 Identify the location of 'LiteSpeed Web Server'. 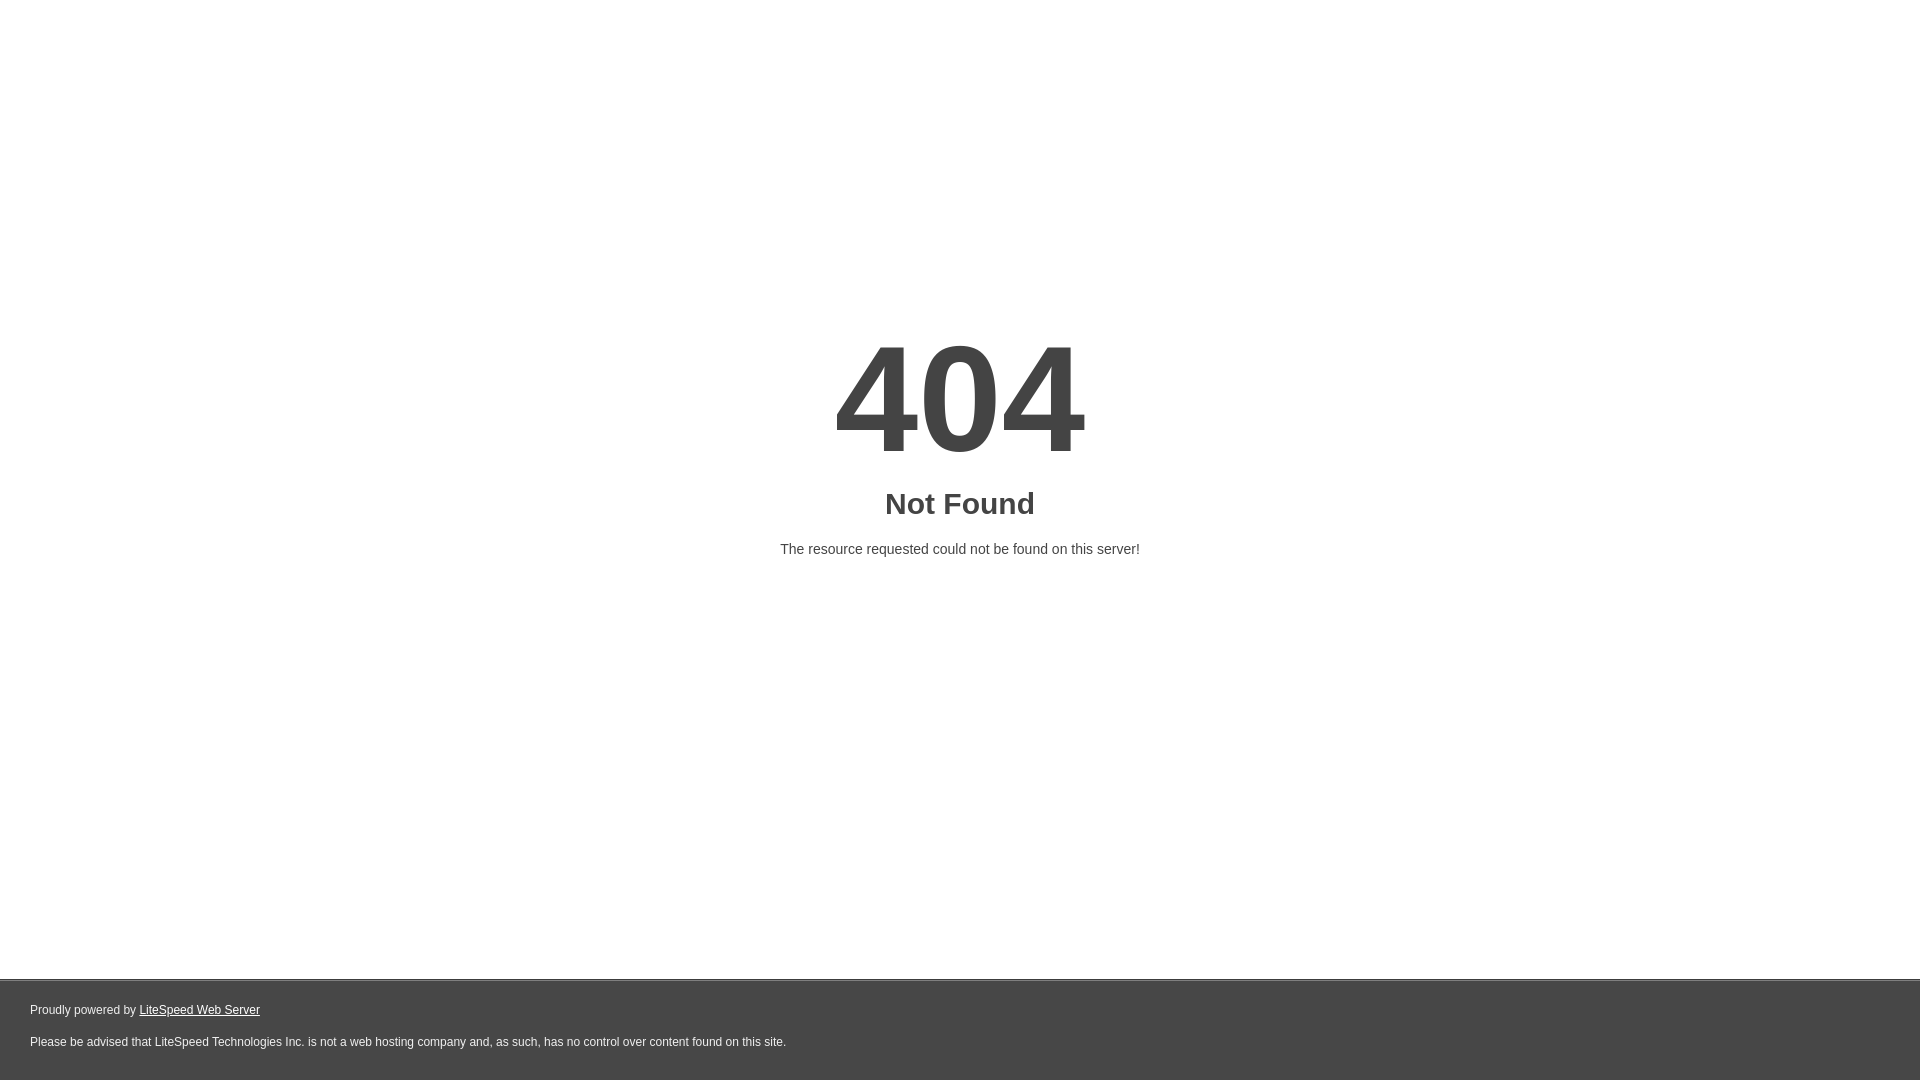
(199, 1010).